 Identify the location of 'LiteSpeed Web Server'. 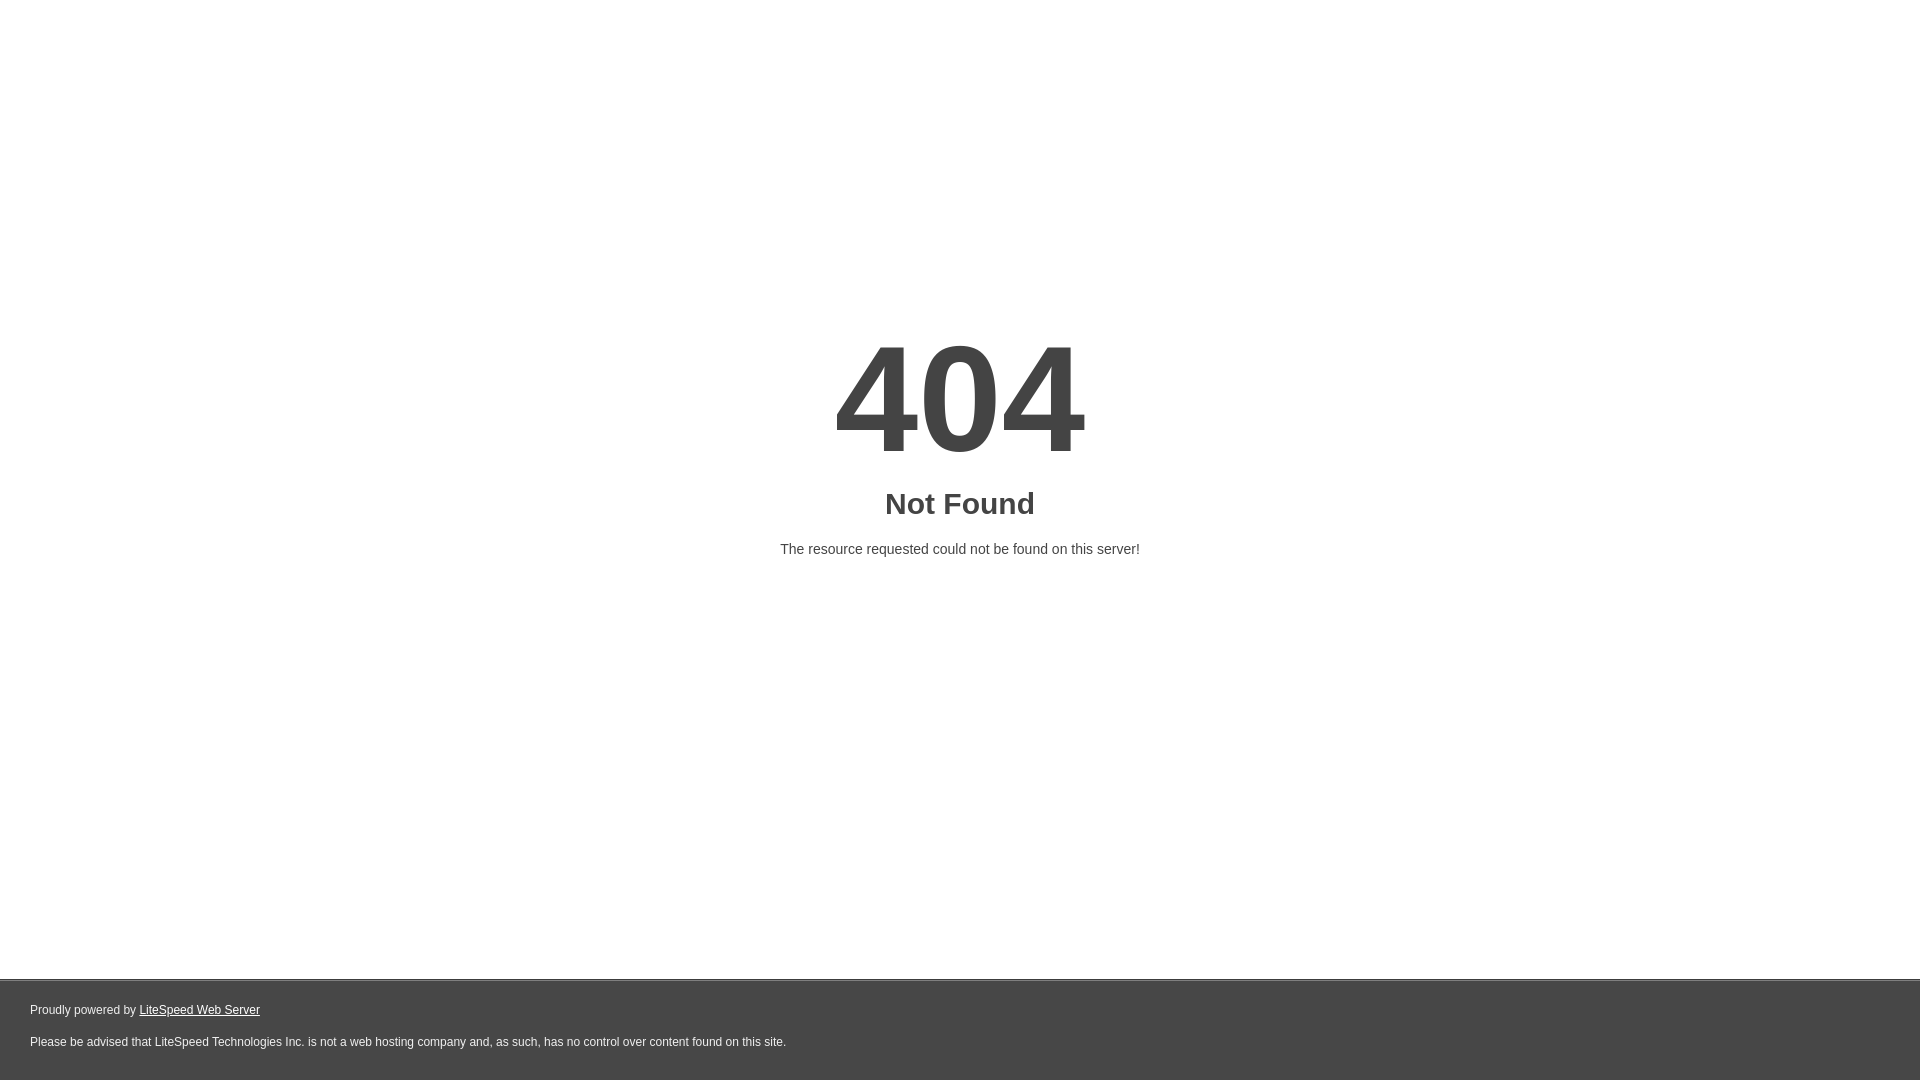
(199, 1010).